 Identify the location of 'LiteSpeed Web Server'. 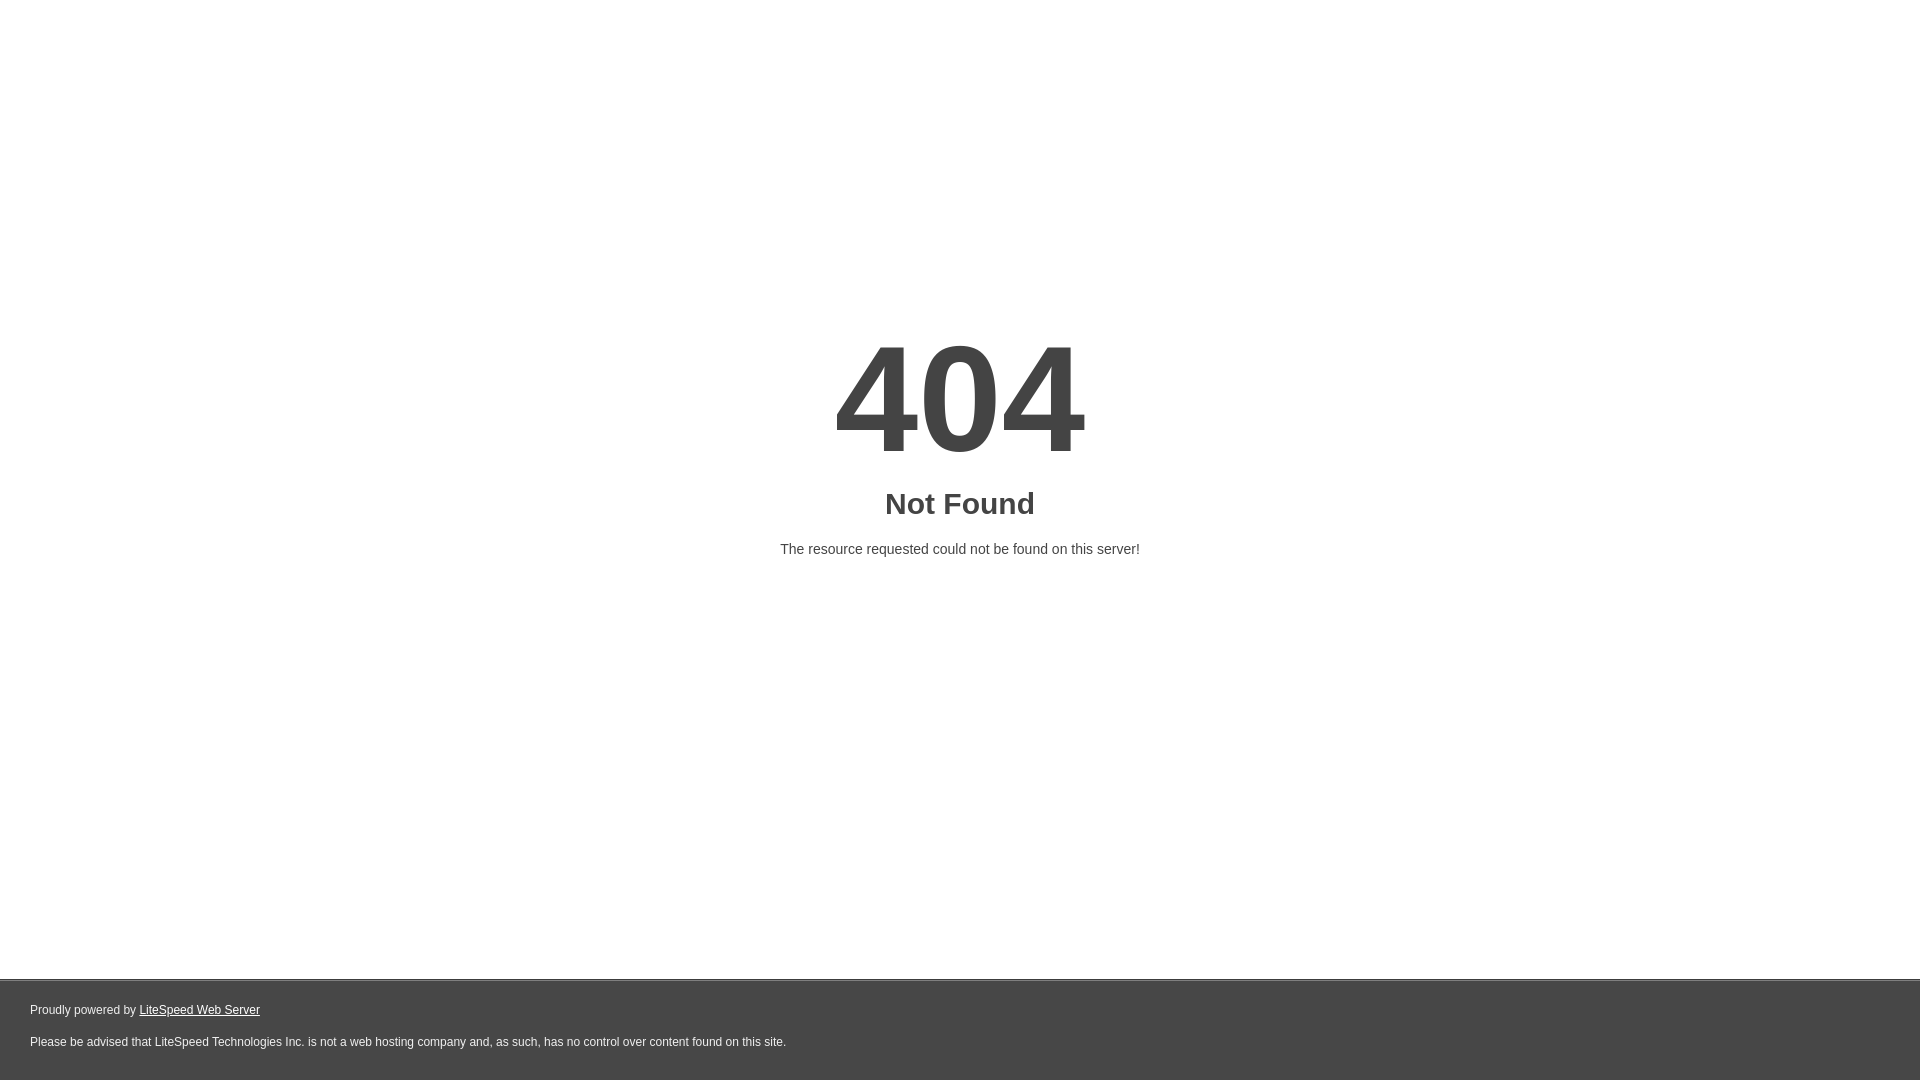
(199, 1010).